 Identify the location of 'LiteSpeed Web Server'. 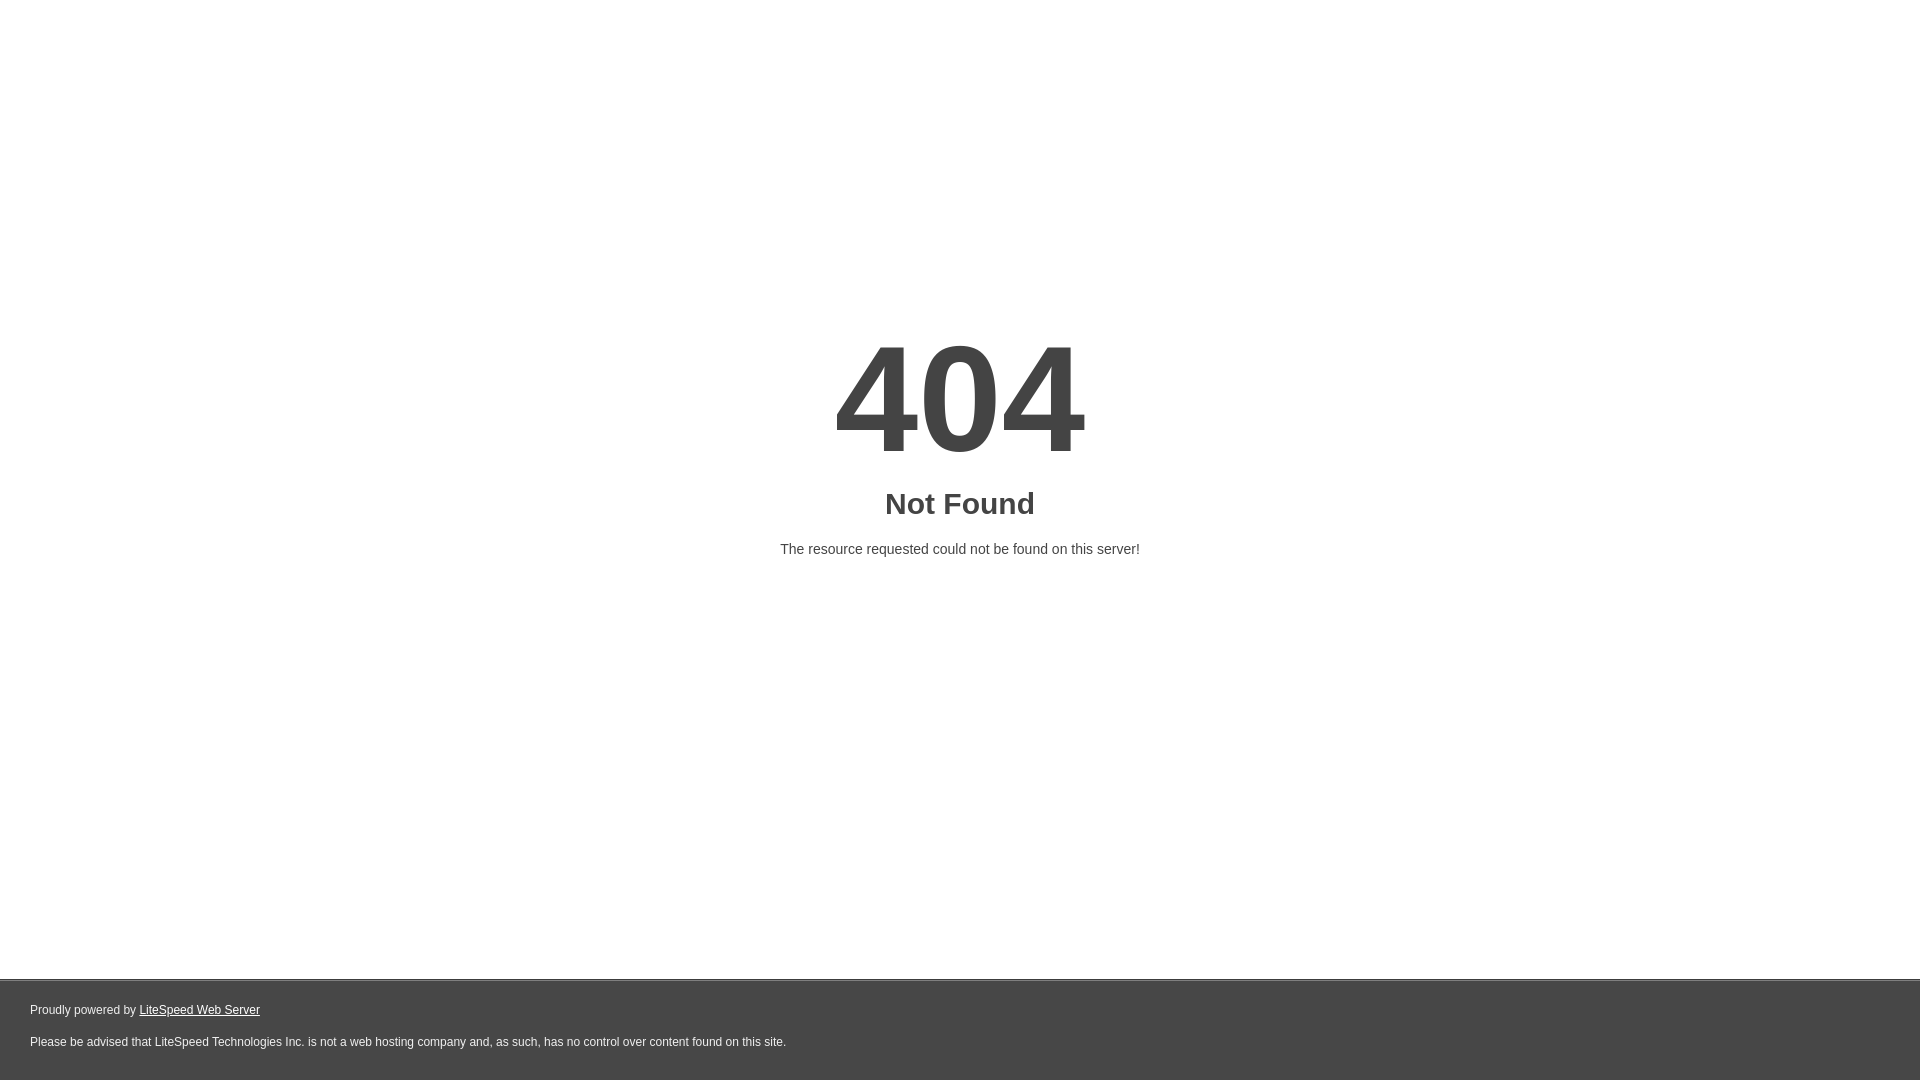
(199, 1010).